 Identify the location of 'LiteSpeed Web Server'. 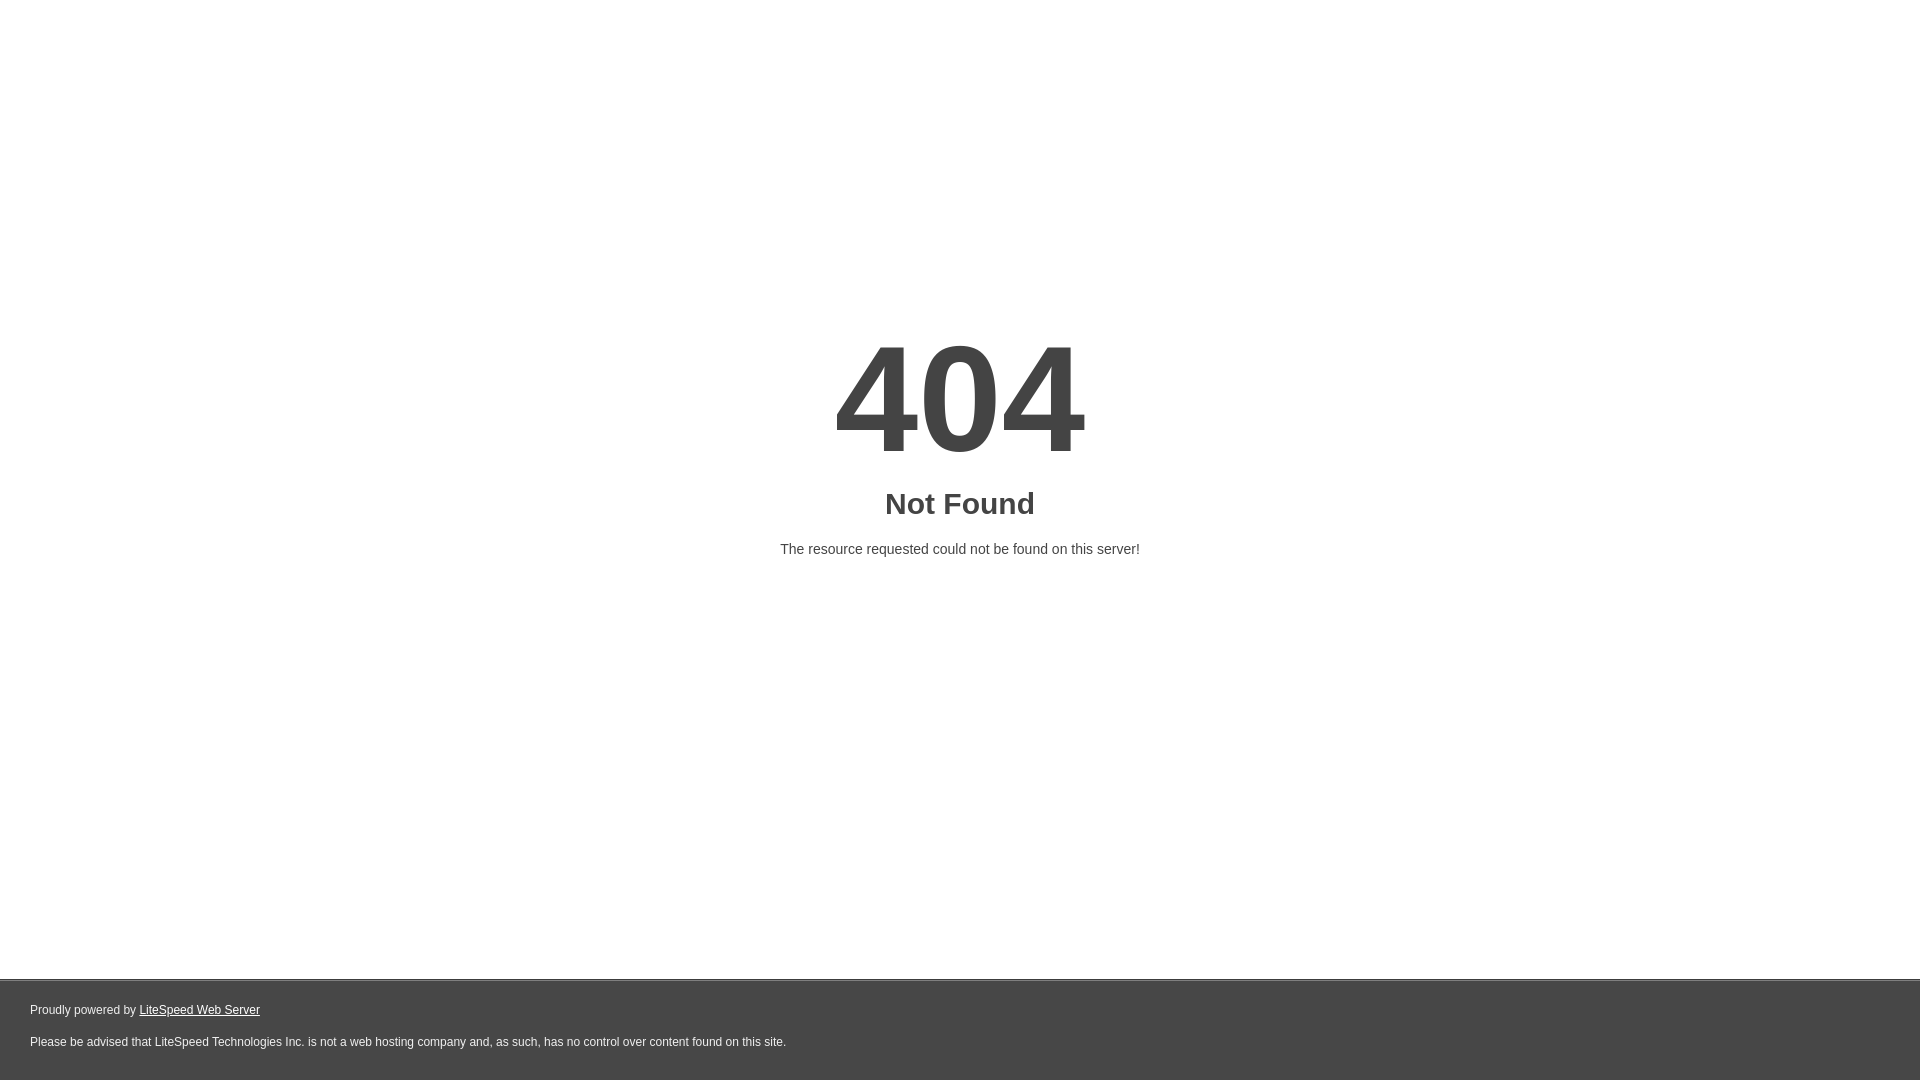
(199, 1010).